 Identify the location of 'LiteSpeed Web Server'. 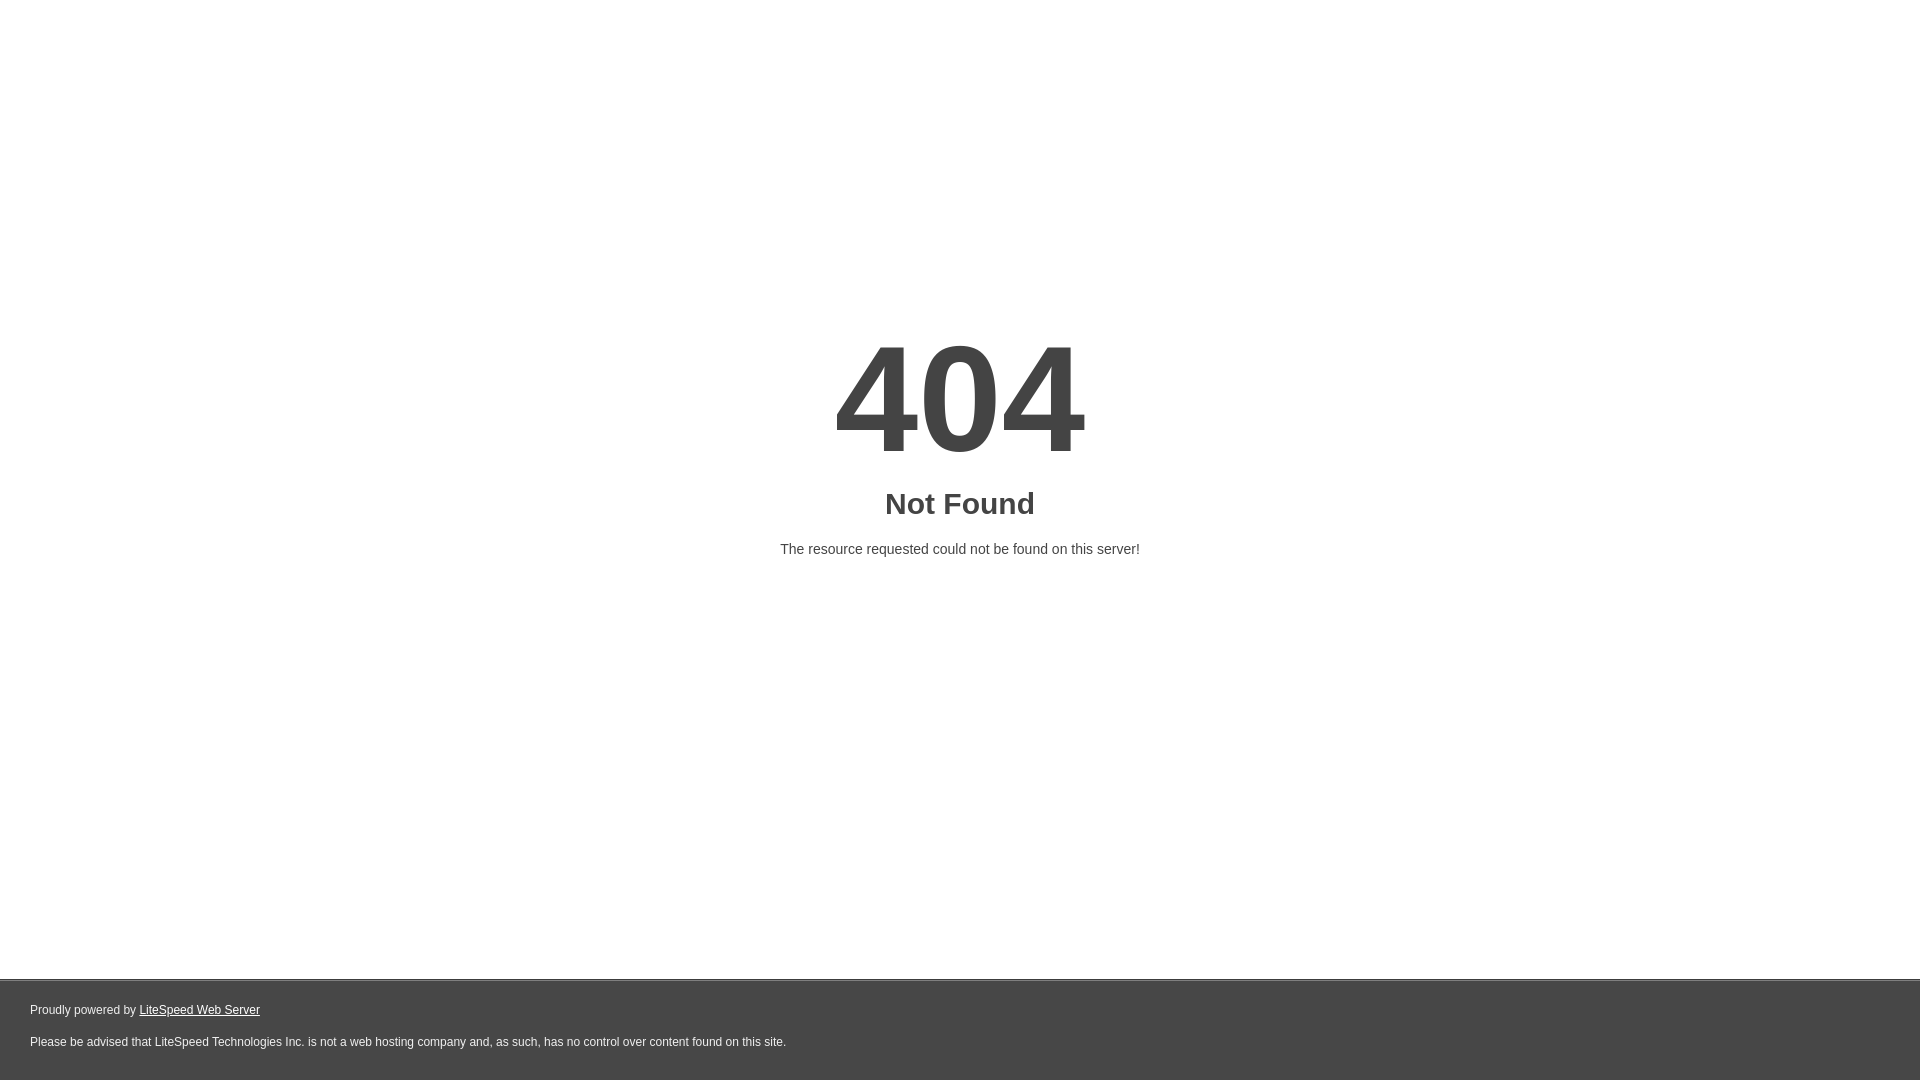
(199, 1010).